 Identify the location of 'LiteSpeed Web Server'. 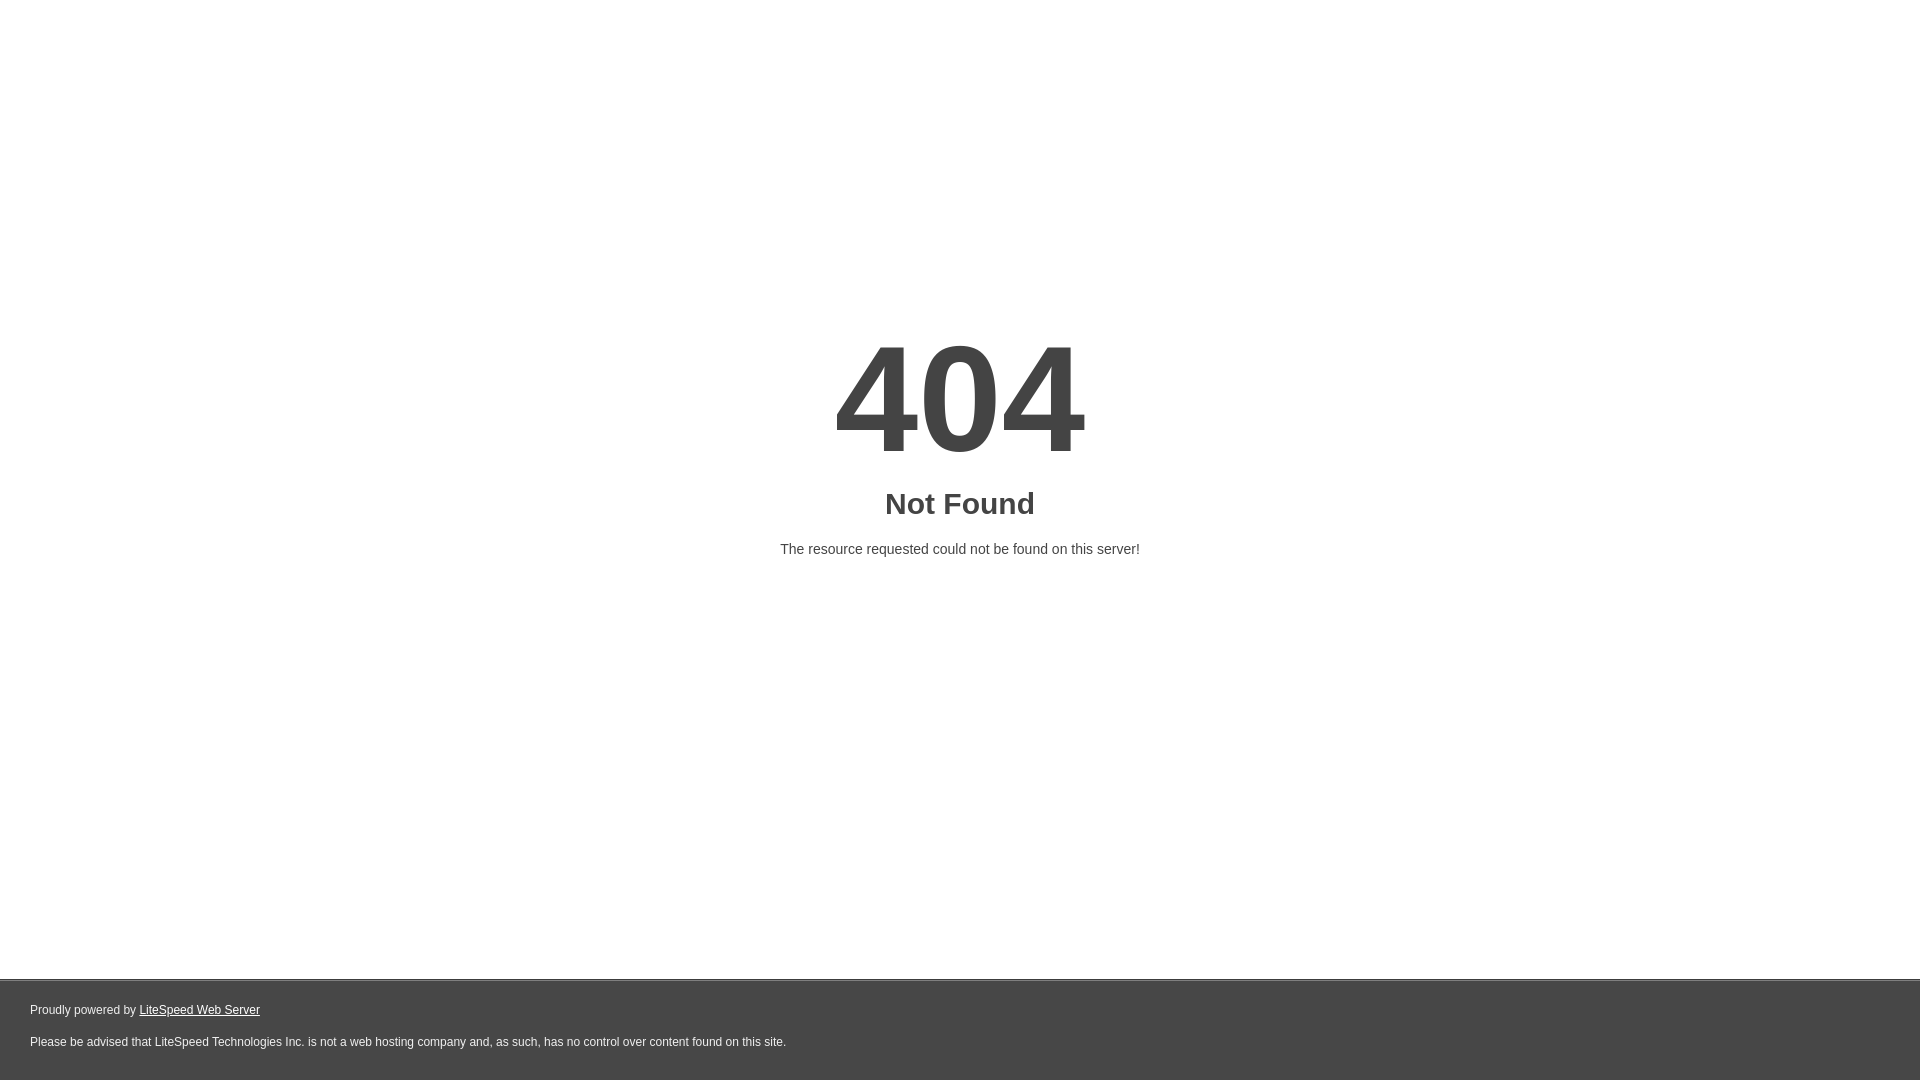
(199, 1010).